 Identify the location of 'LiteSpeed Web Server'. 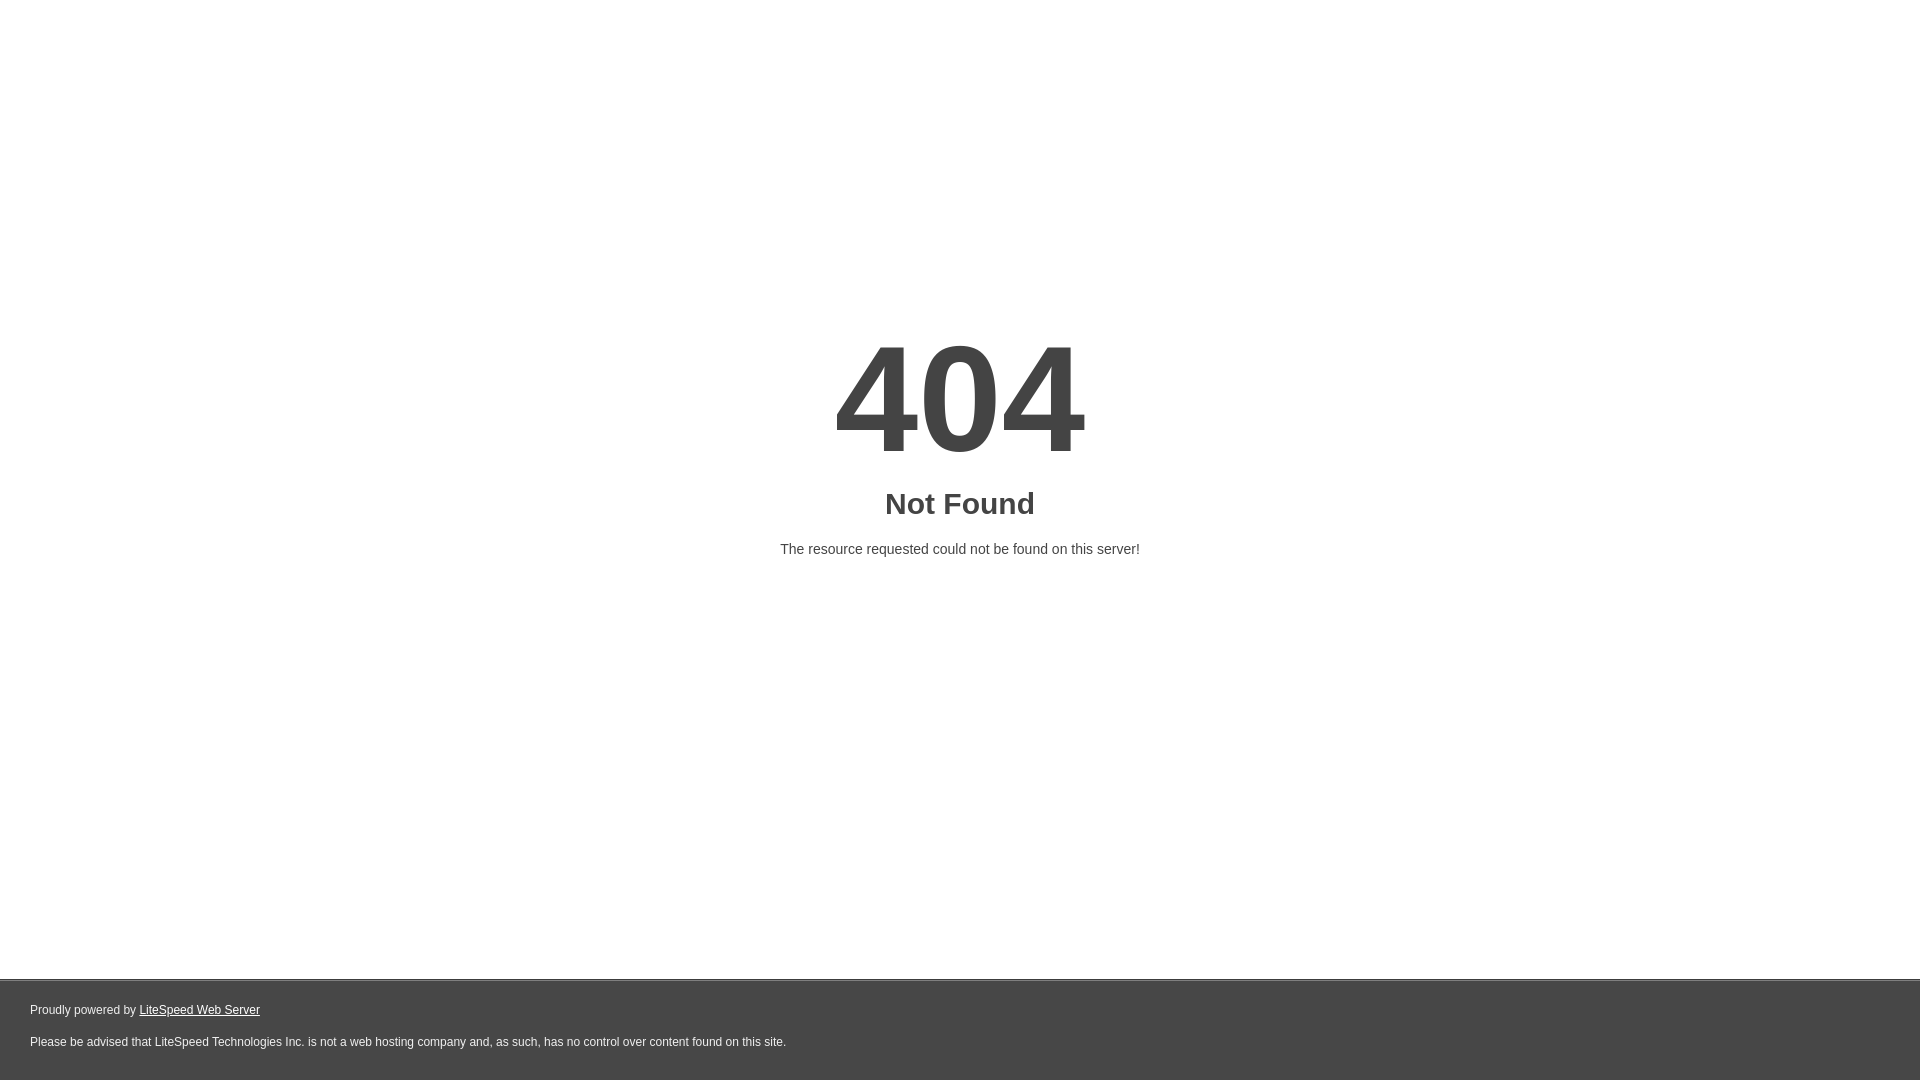
(199, 1010).